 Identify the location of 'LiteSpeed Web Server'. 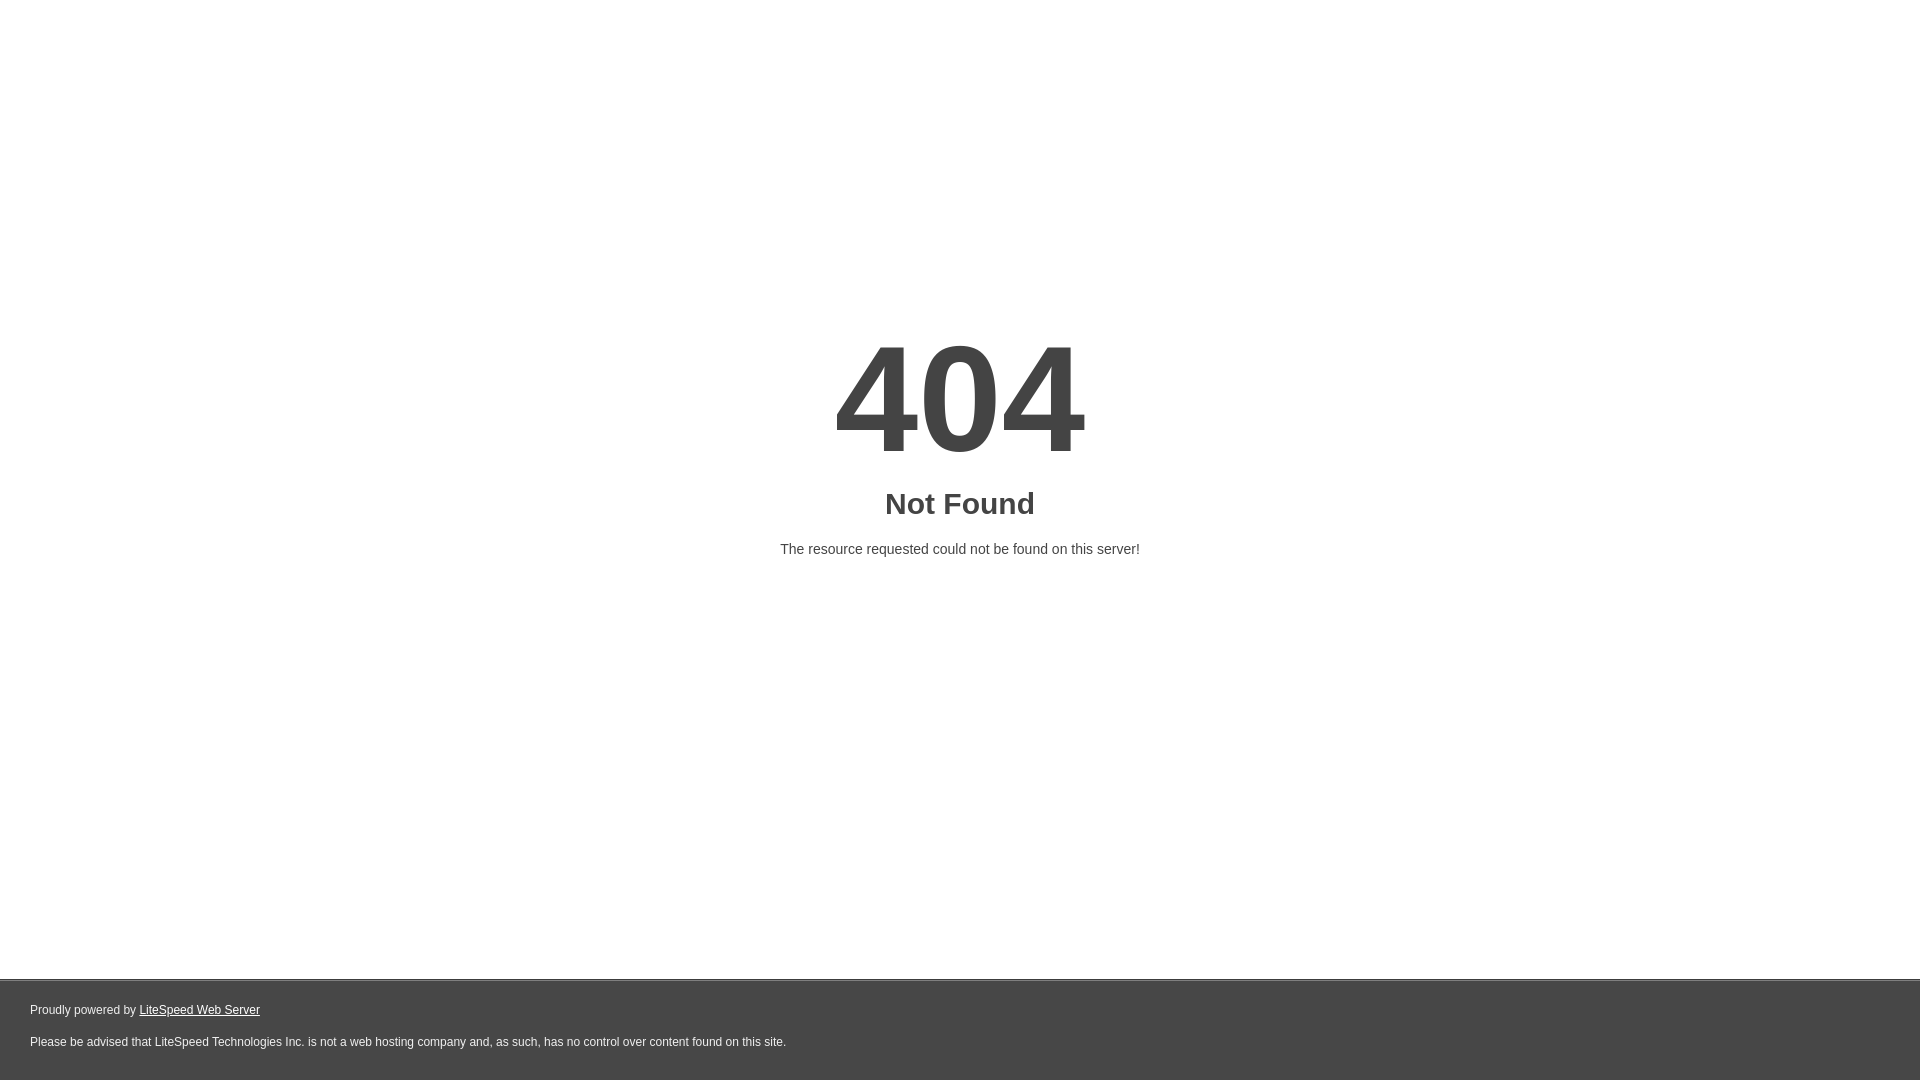
(199, 1010).